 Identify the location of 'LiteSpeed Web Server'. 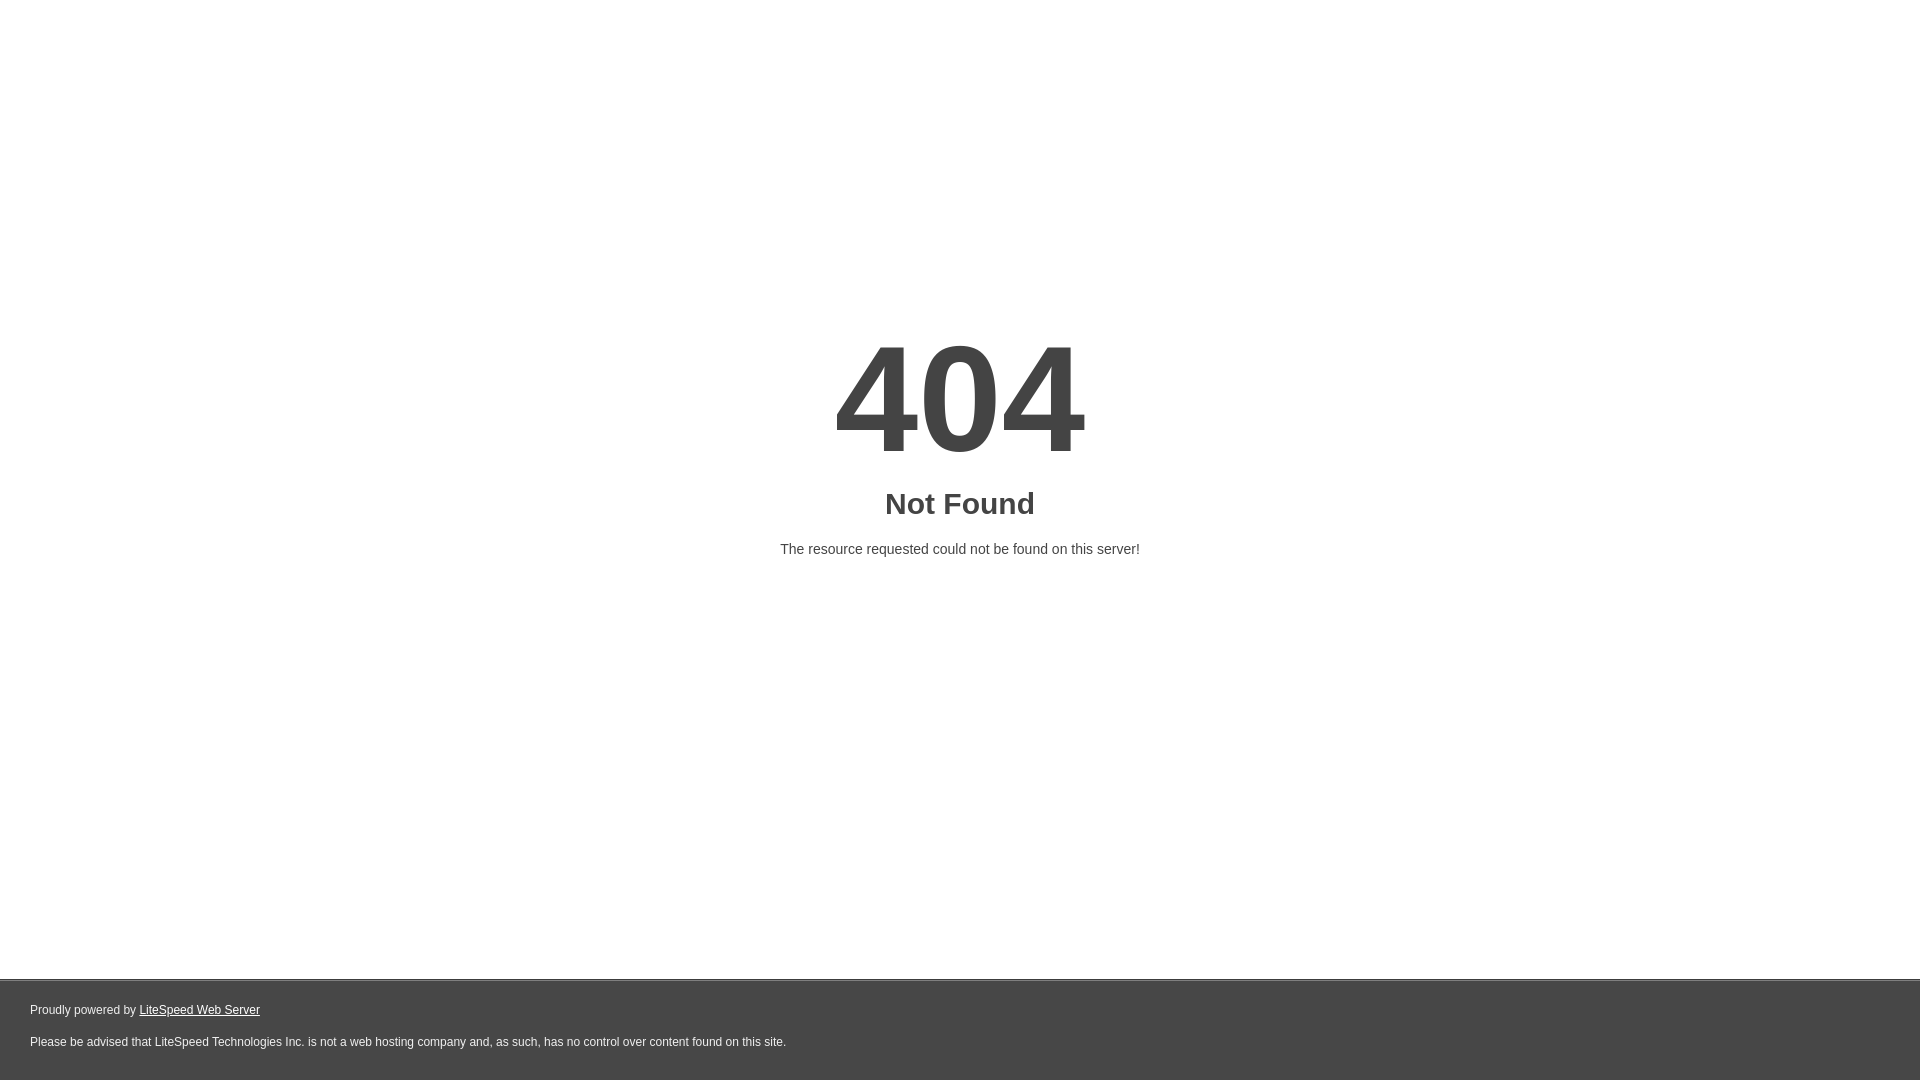
(199, 1010).